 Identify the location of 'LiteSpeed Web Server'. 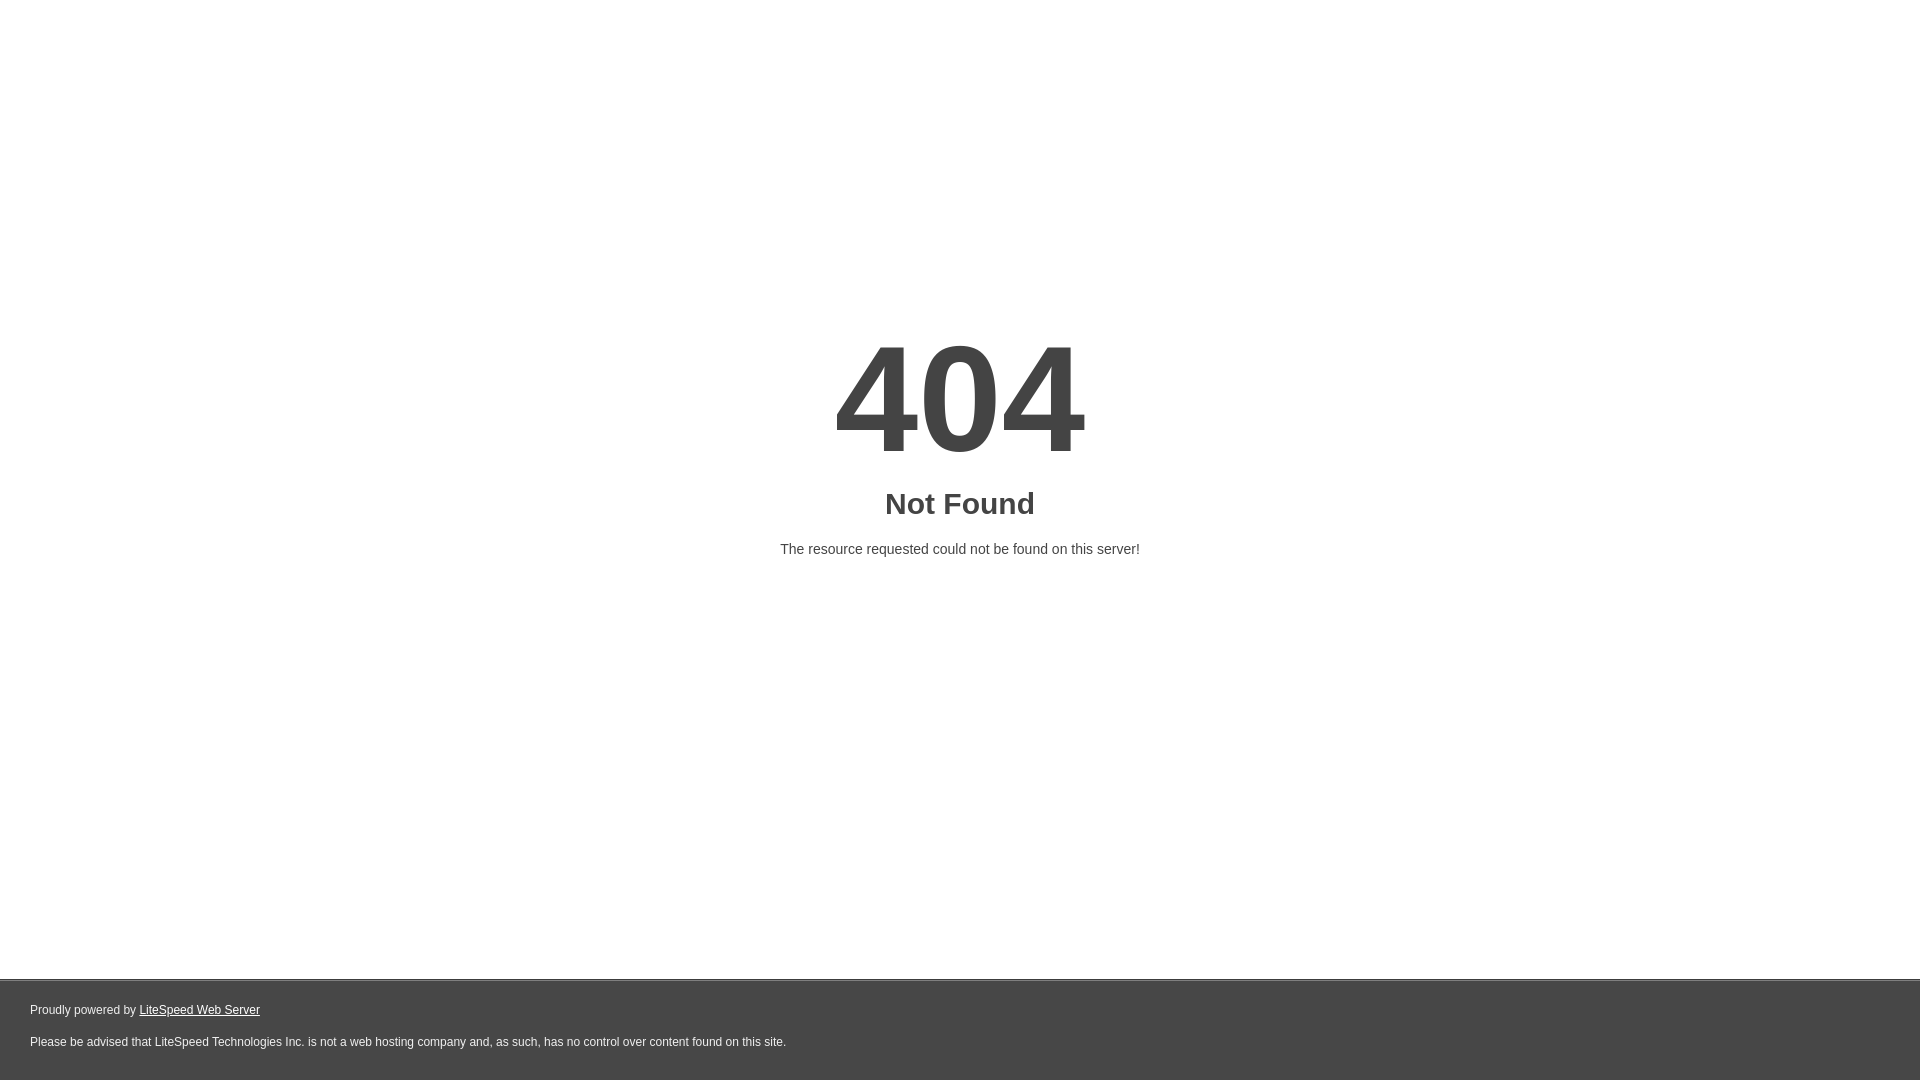
(199, 1010).